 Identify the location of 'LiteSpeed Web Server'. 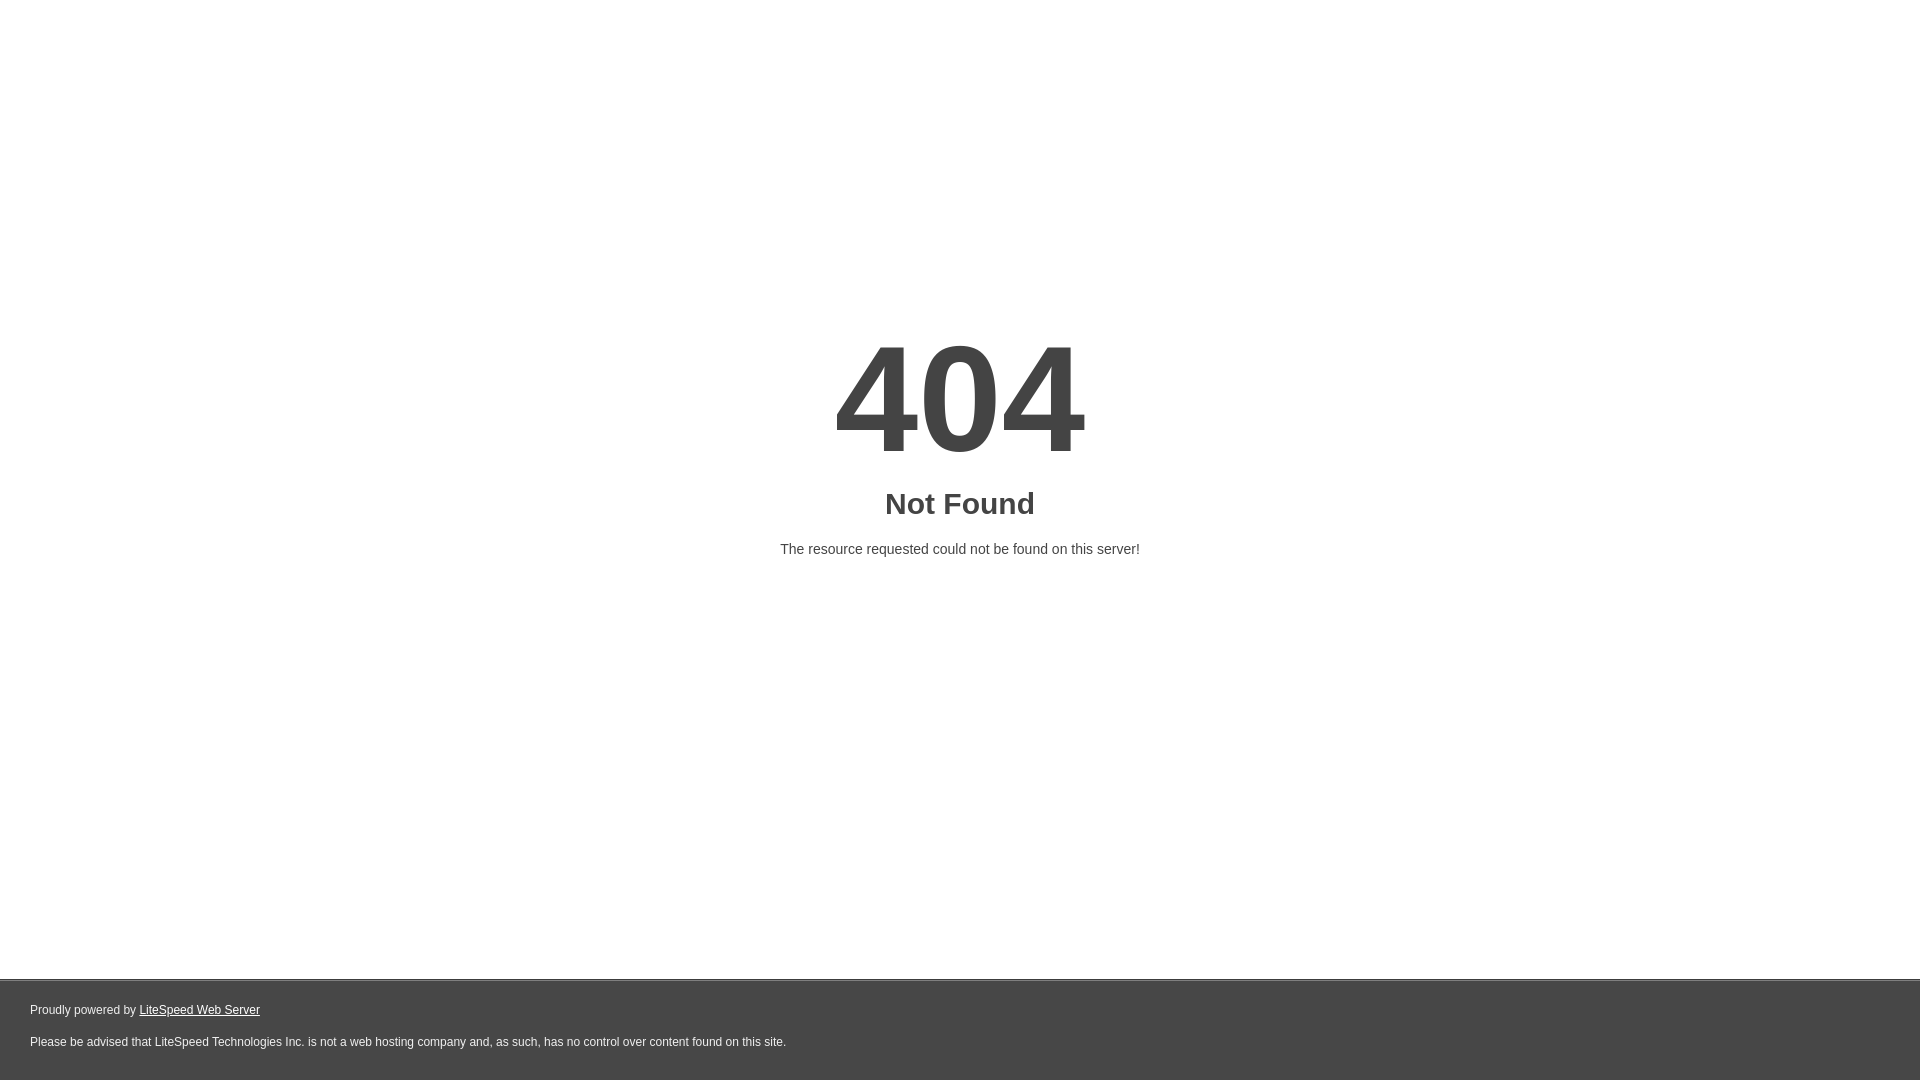
(199, 1010).